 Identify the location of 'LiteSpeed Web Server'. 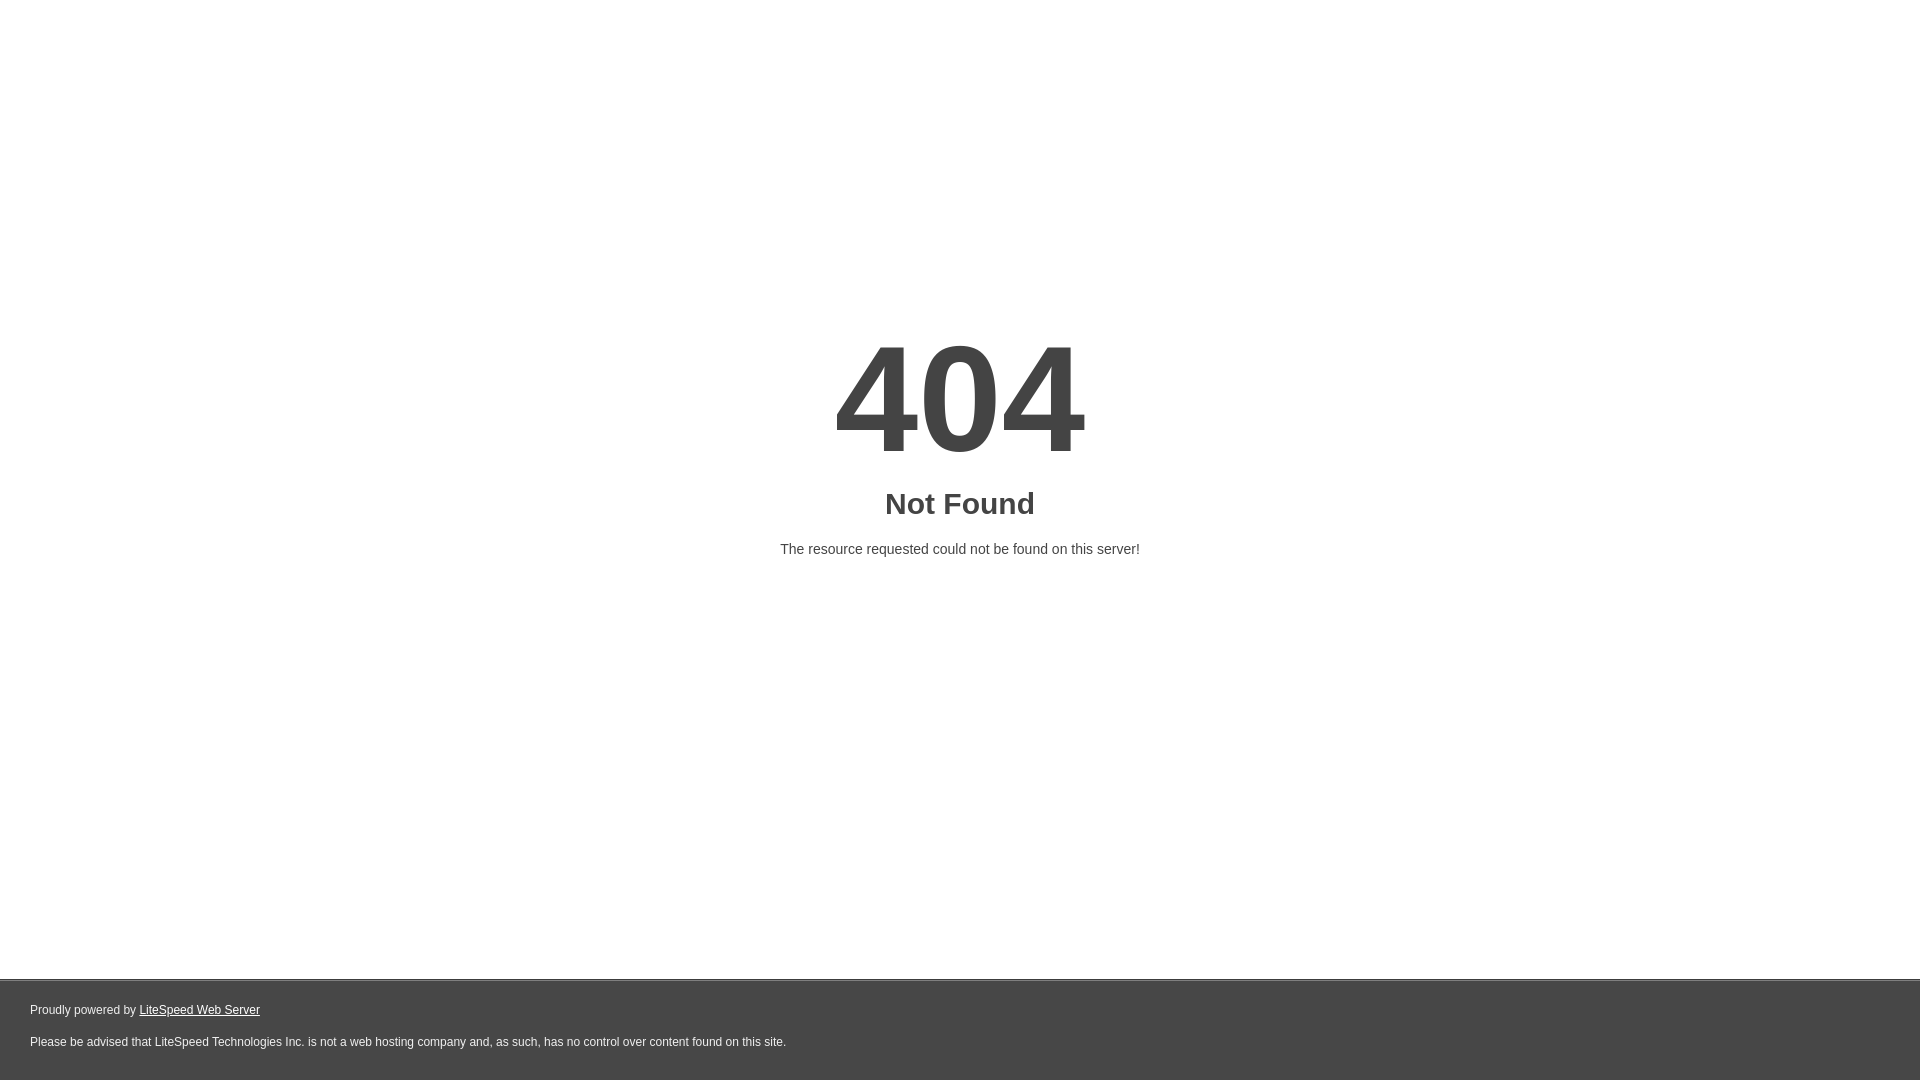
(199, 1010).